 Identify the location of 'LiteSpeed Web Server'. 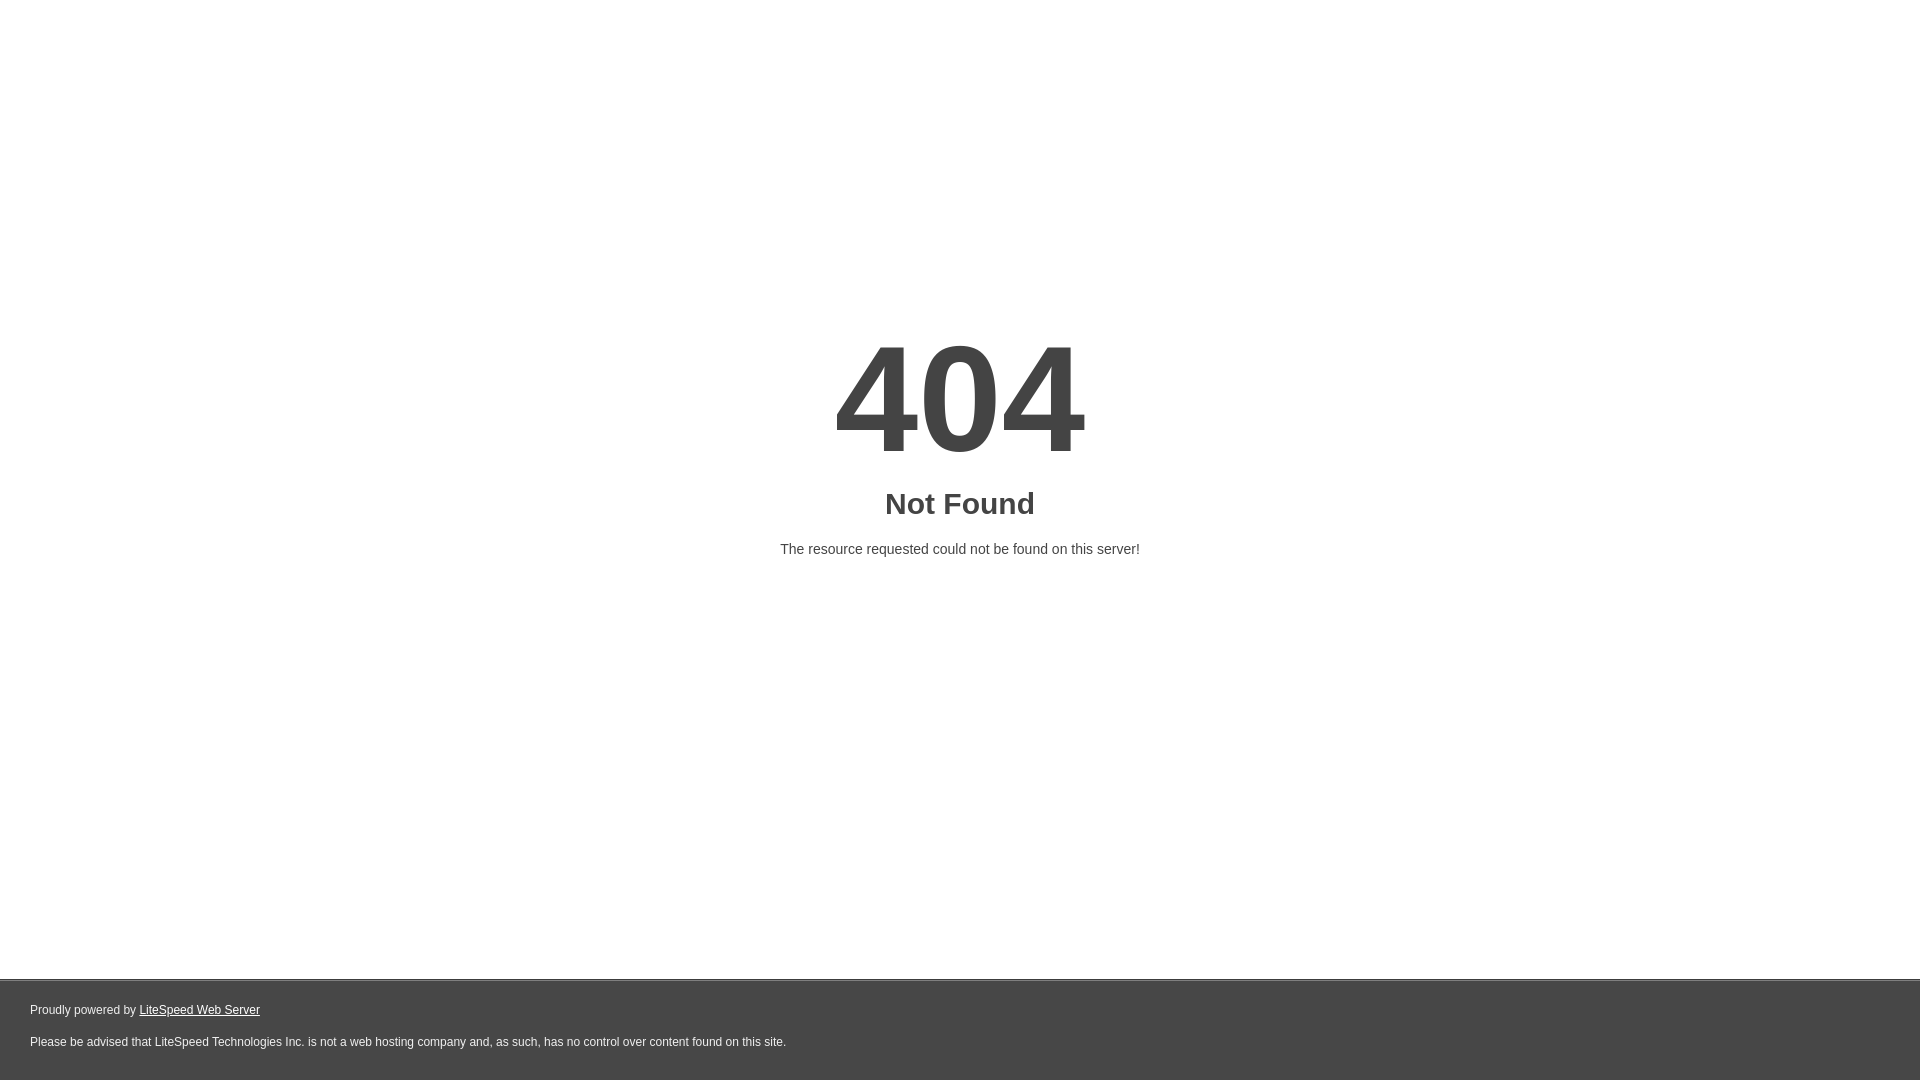
(199, 1010).